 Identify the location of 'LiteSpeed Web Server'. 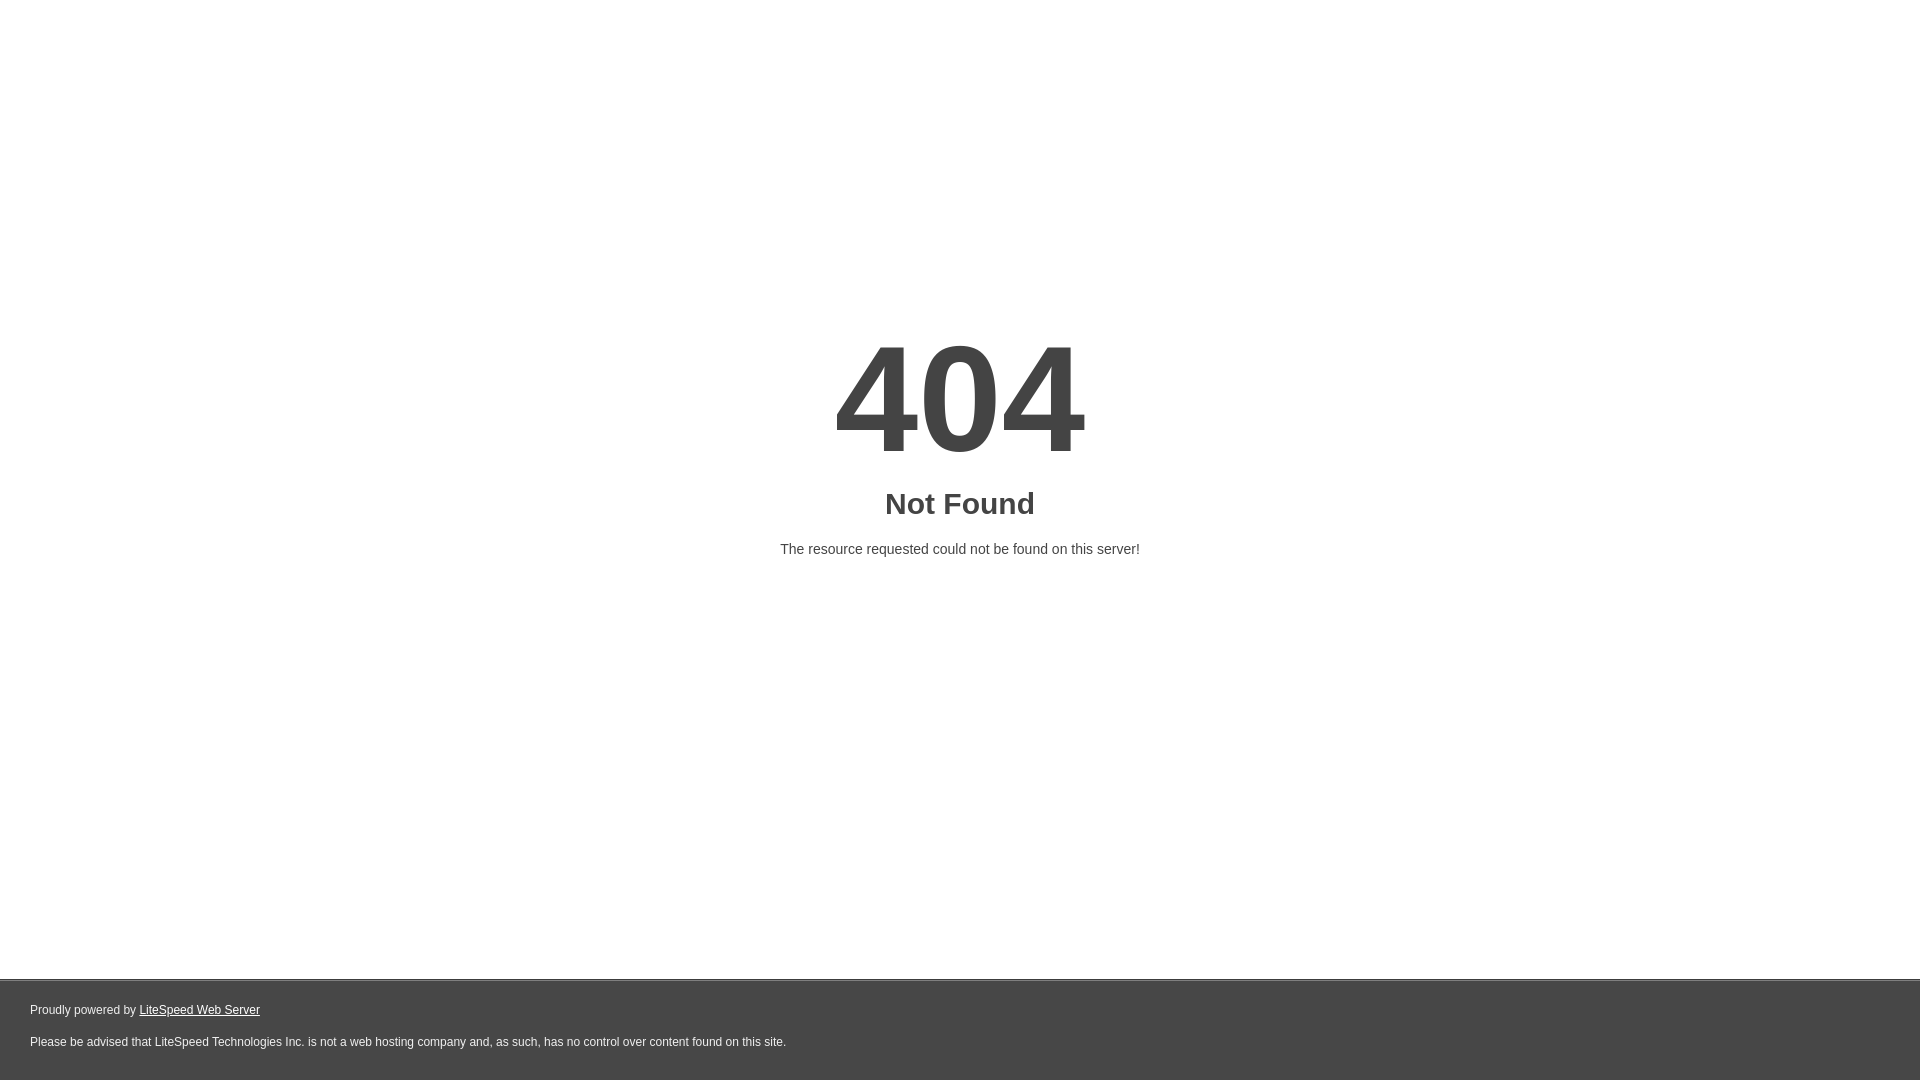
(199, 1010).